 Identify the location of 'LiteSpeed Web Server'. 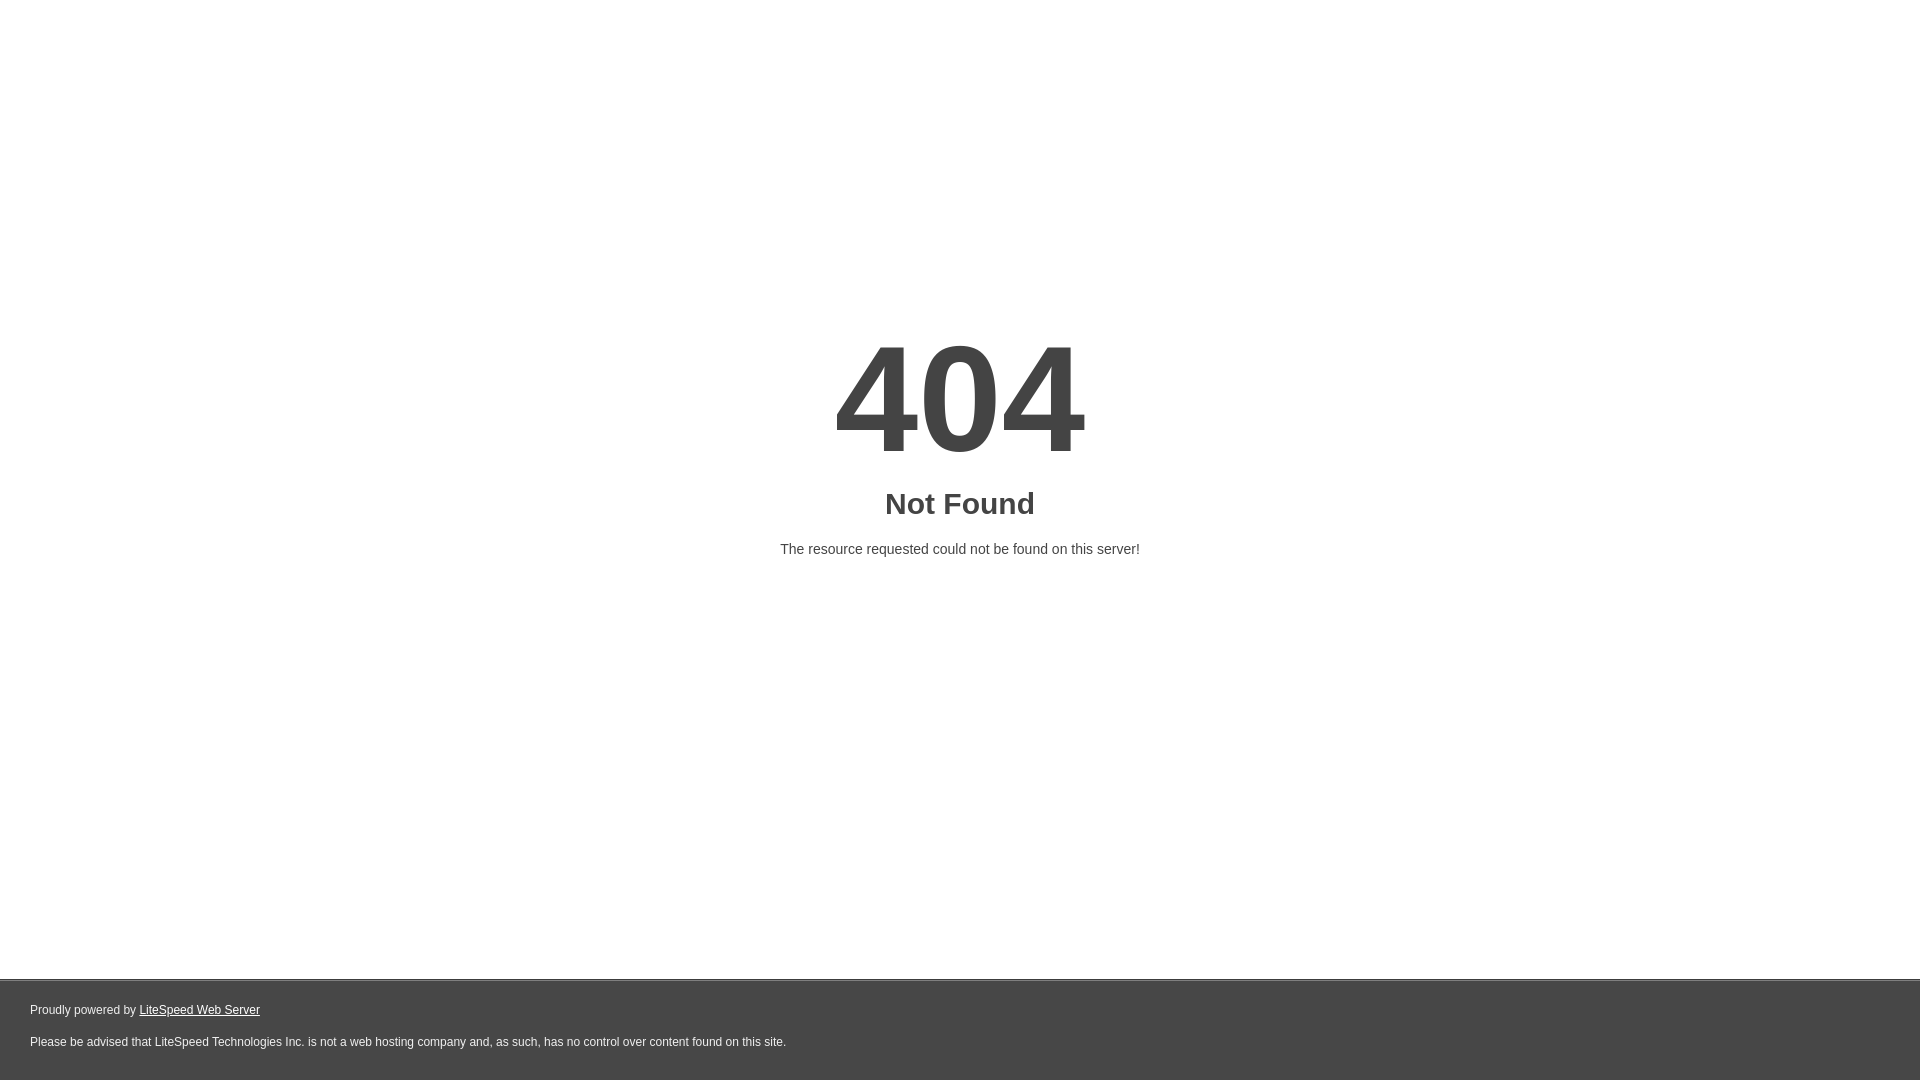
(199, 1010).